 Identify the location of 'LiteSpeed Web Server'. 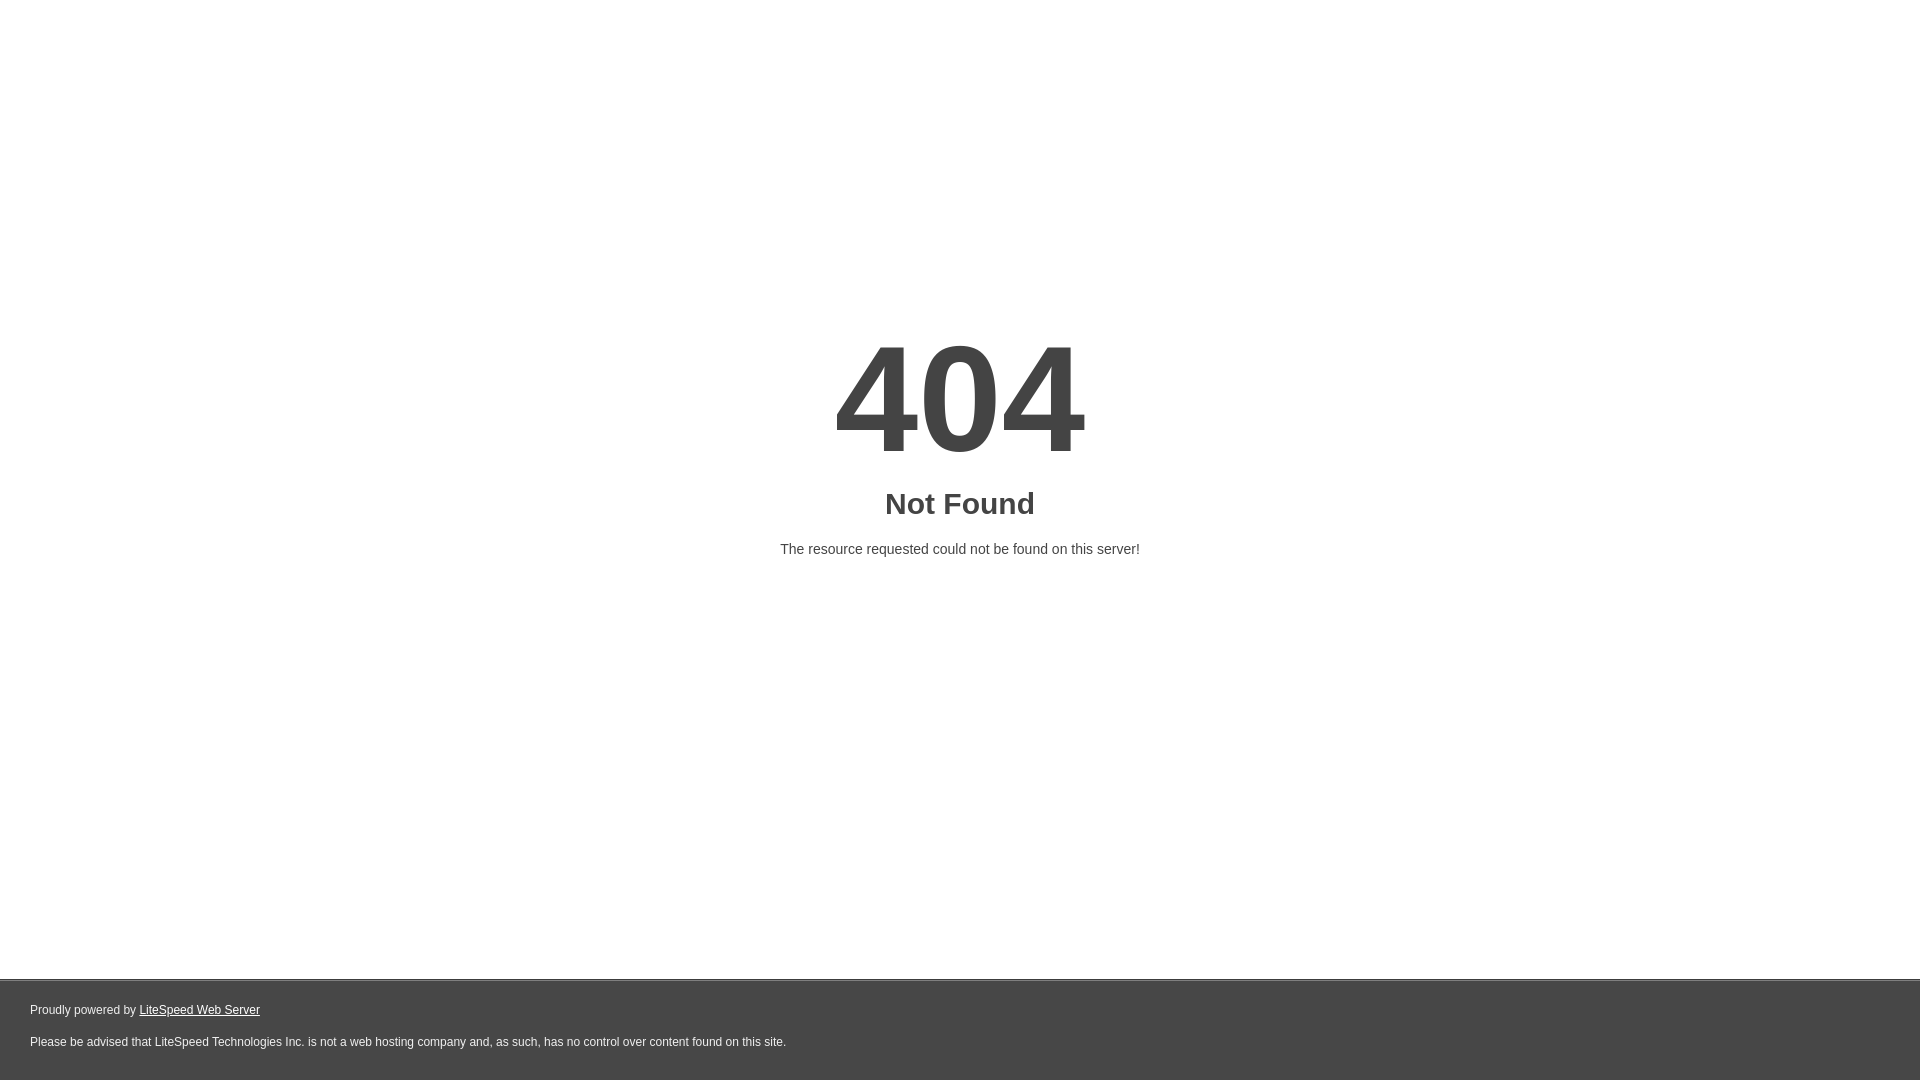
(199, 1010).